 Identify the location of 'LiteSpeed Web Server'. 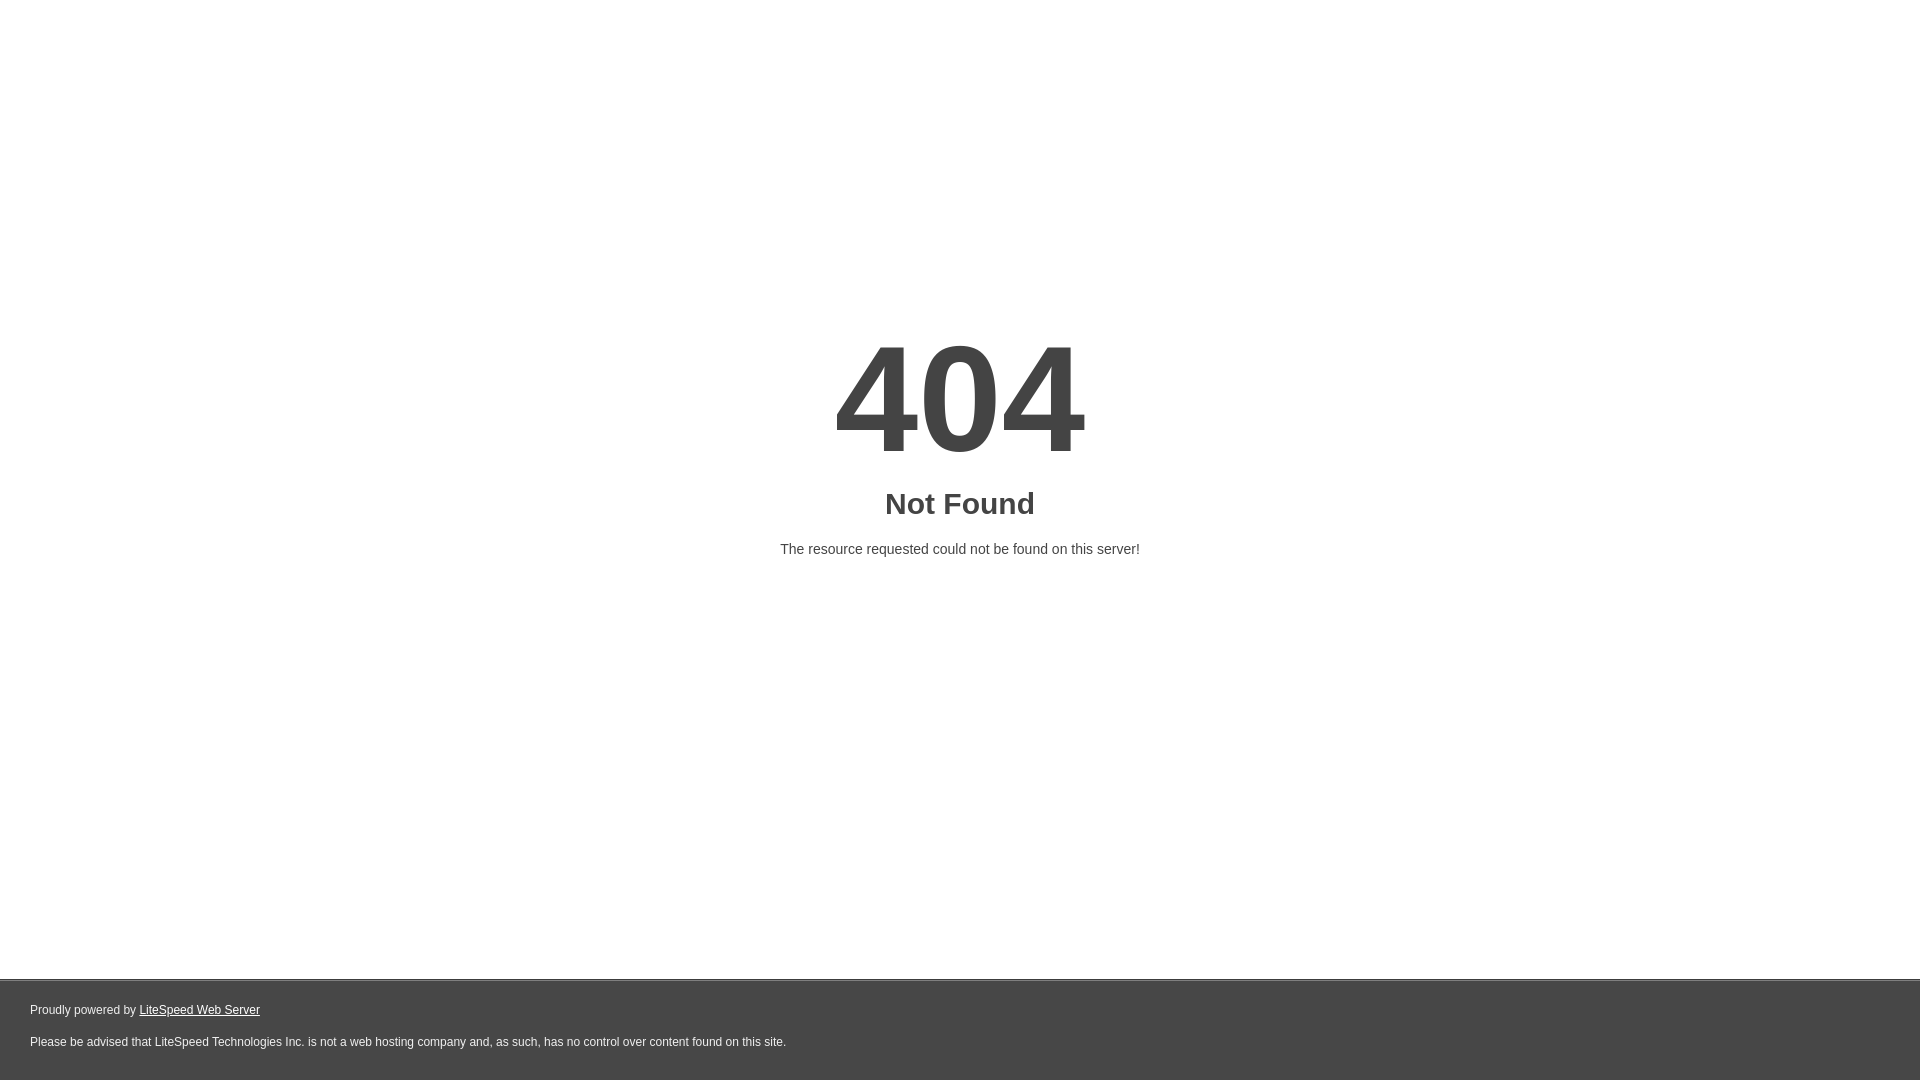
(199, 1010).